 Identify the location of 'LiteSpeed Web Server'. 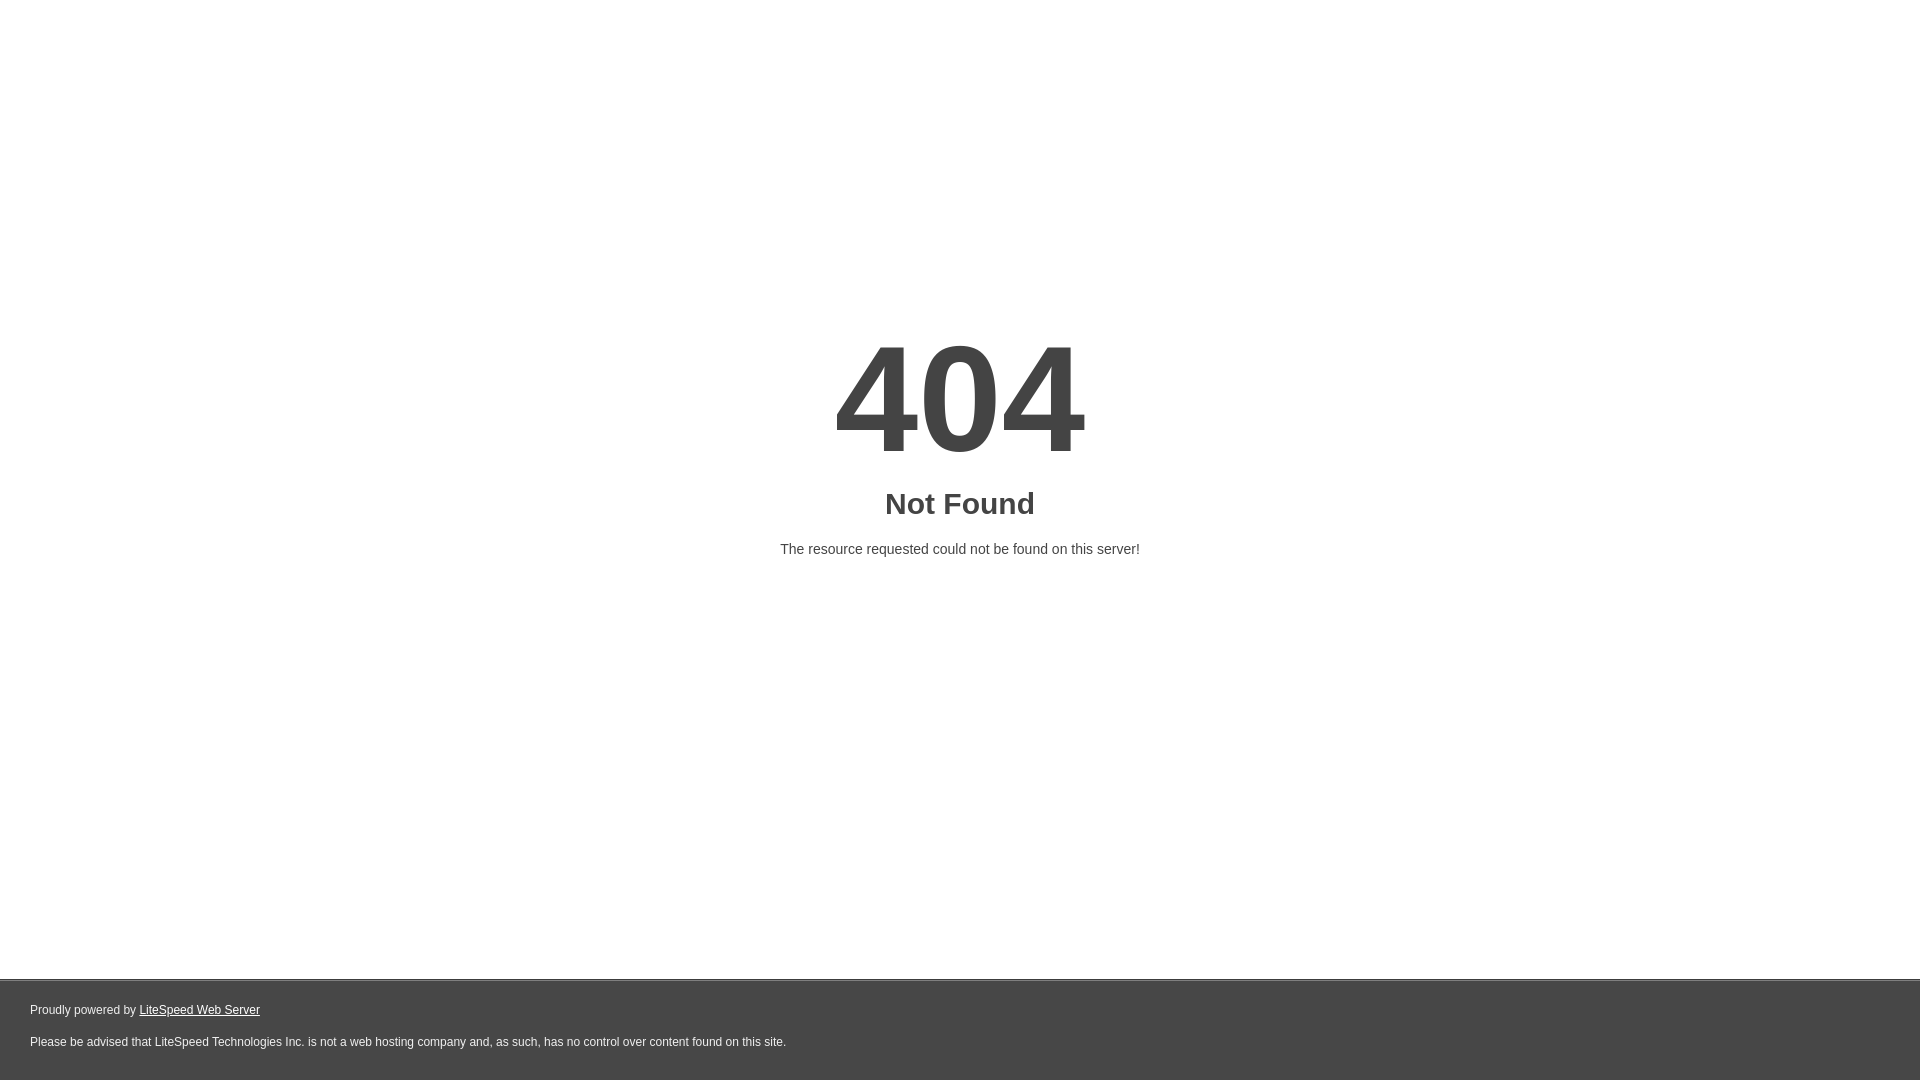
(199, 1010).